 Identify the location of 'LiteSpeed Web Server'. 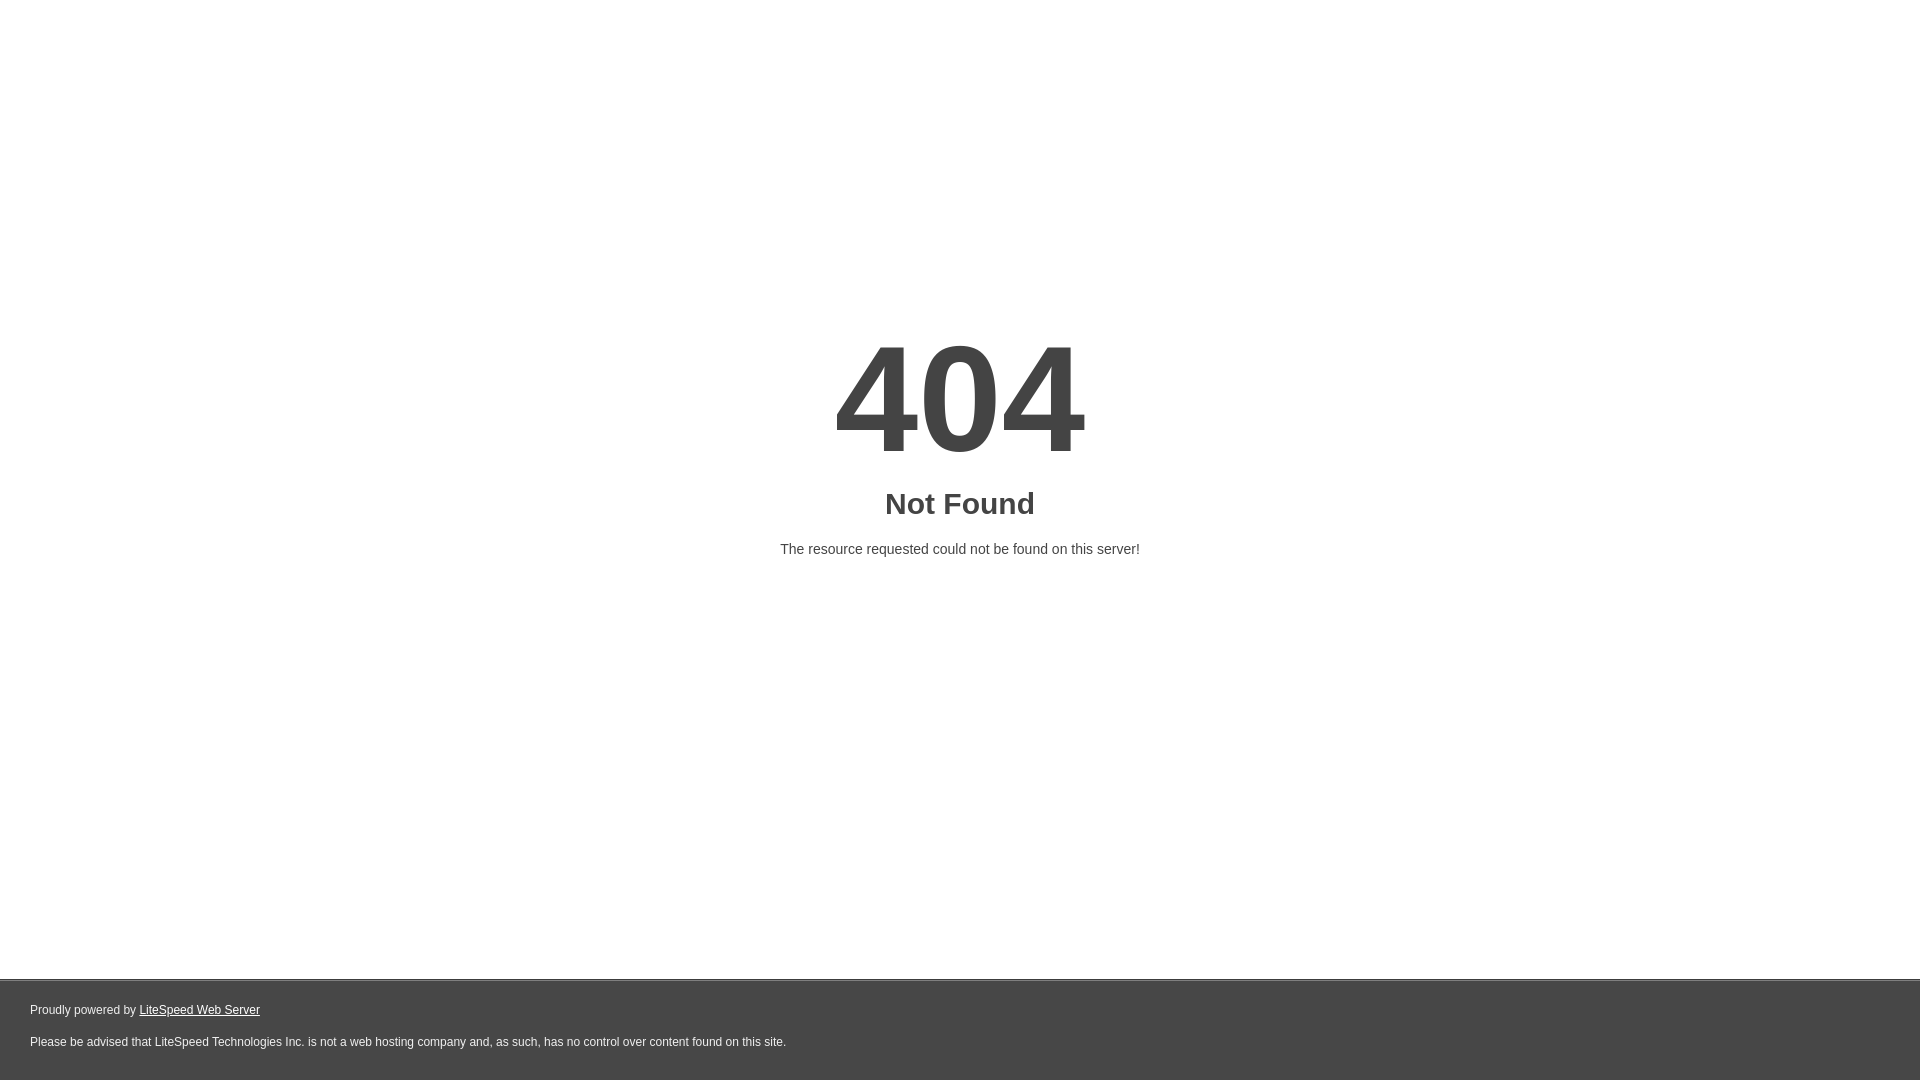
(199, 1010).